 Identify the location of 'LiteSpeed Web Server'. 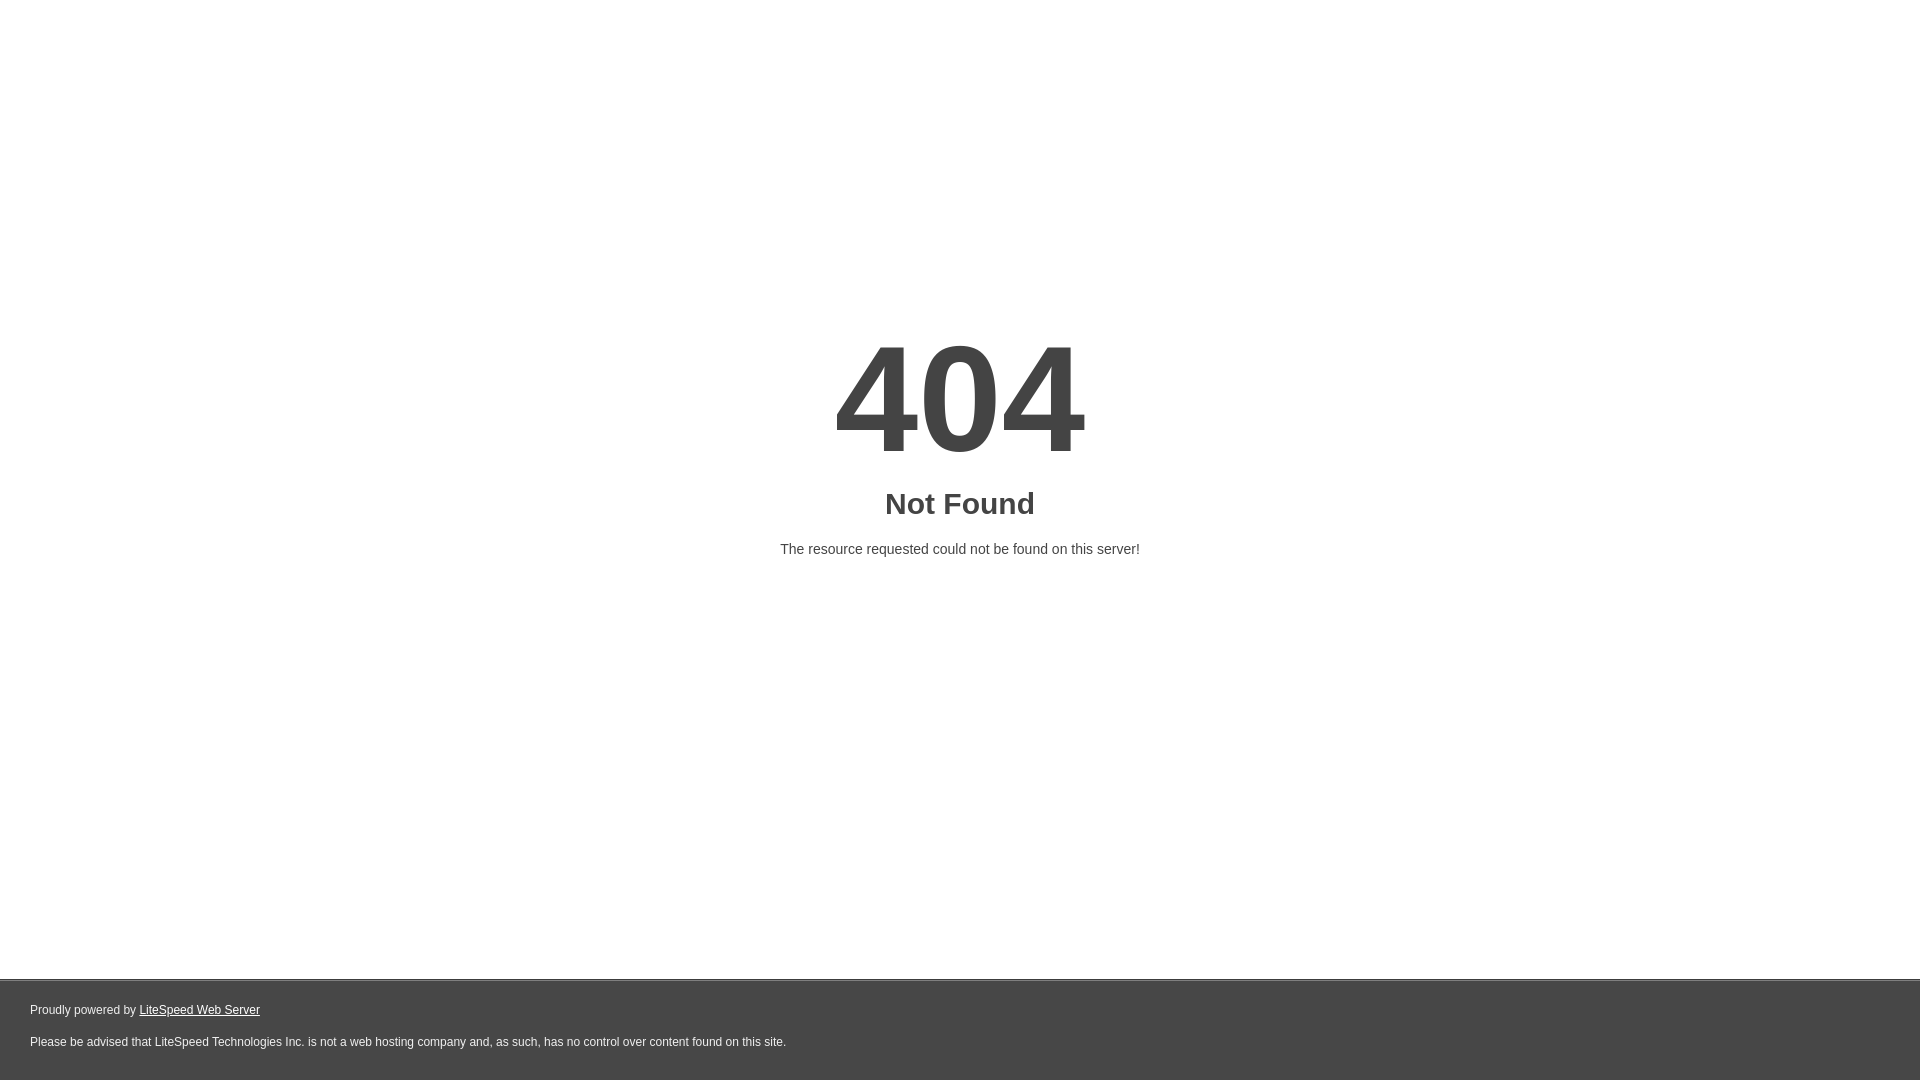
(199, 1010).